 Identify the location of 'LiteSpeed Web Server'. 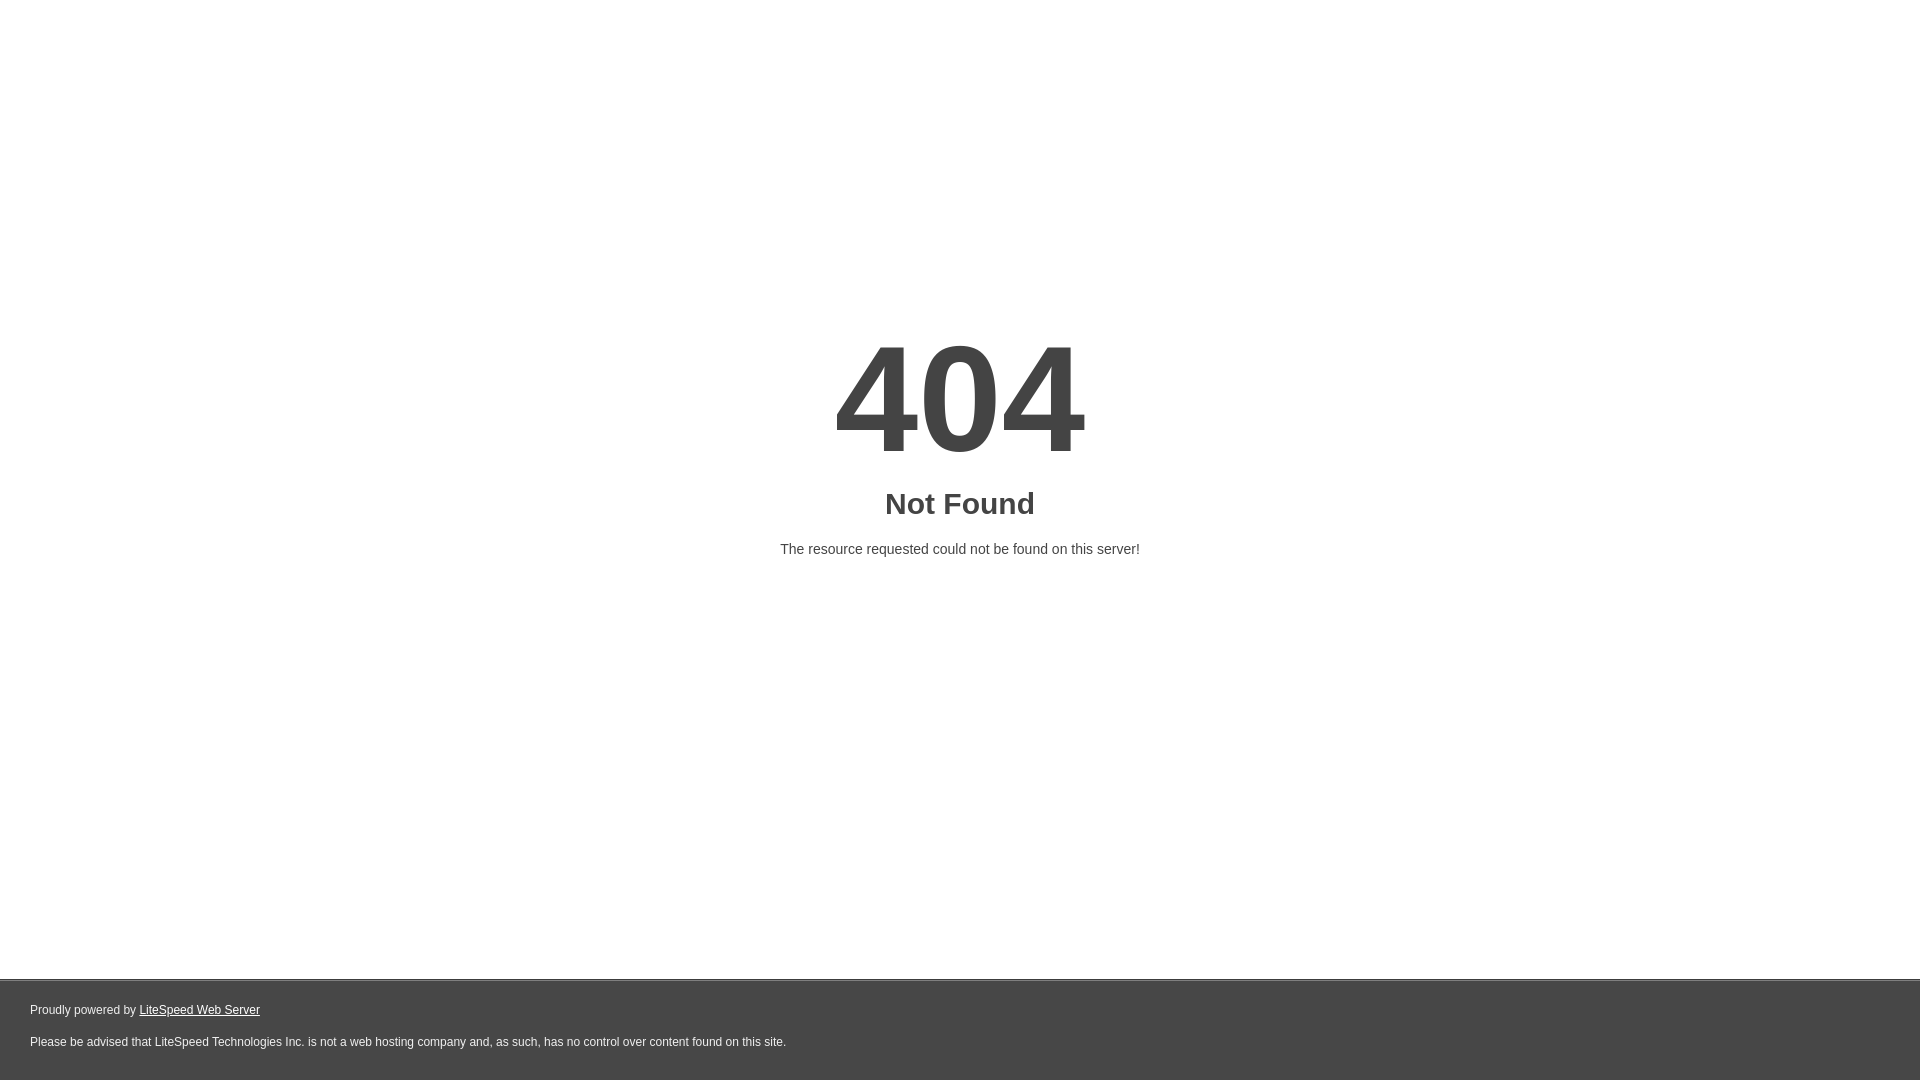
(199, 1010).